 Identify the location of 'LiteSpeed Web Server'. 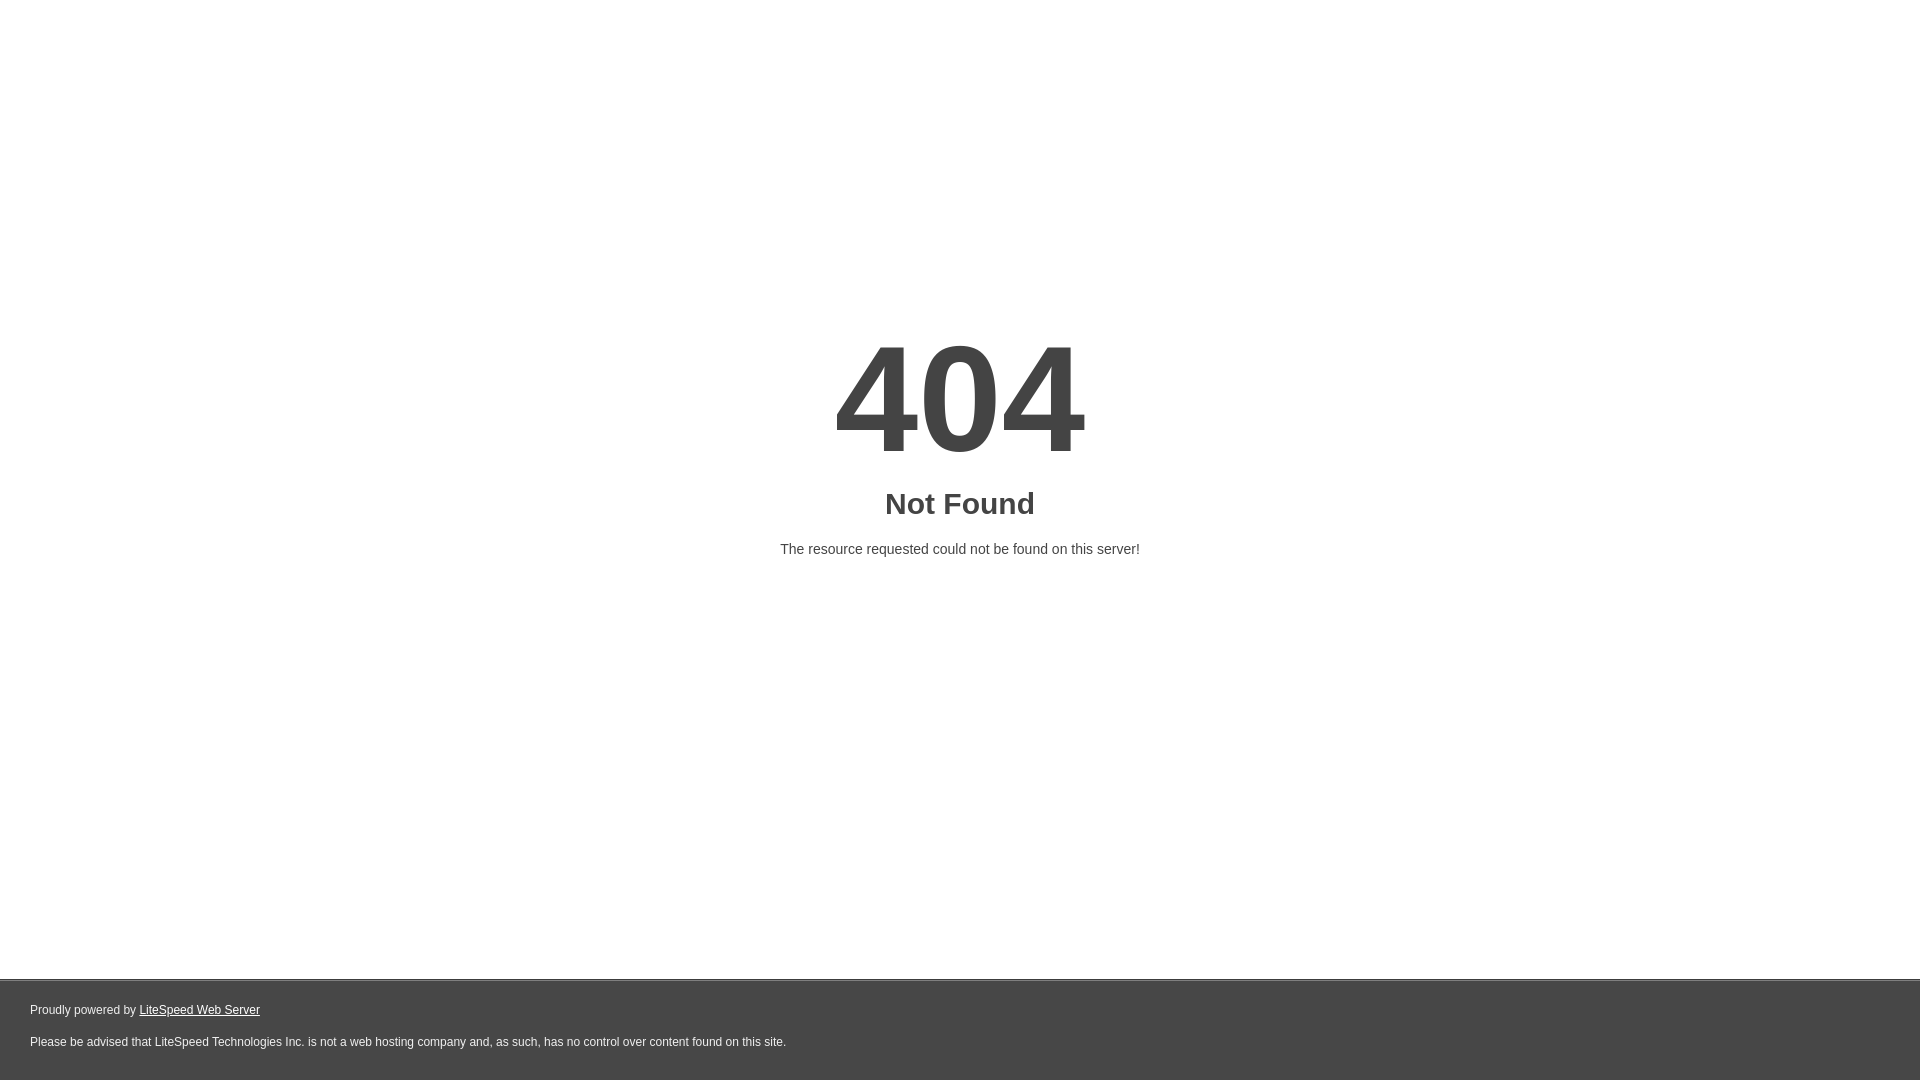
(199, 1010).